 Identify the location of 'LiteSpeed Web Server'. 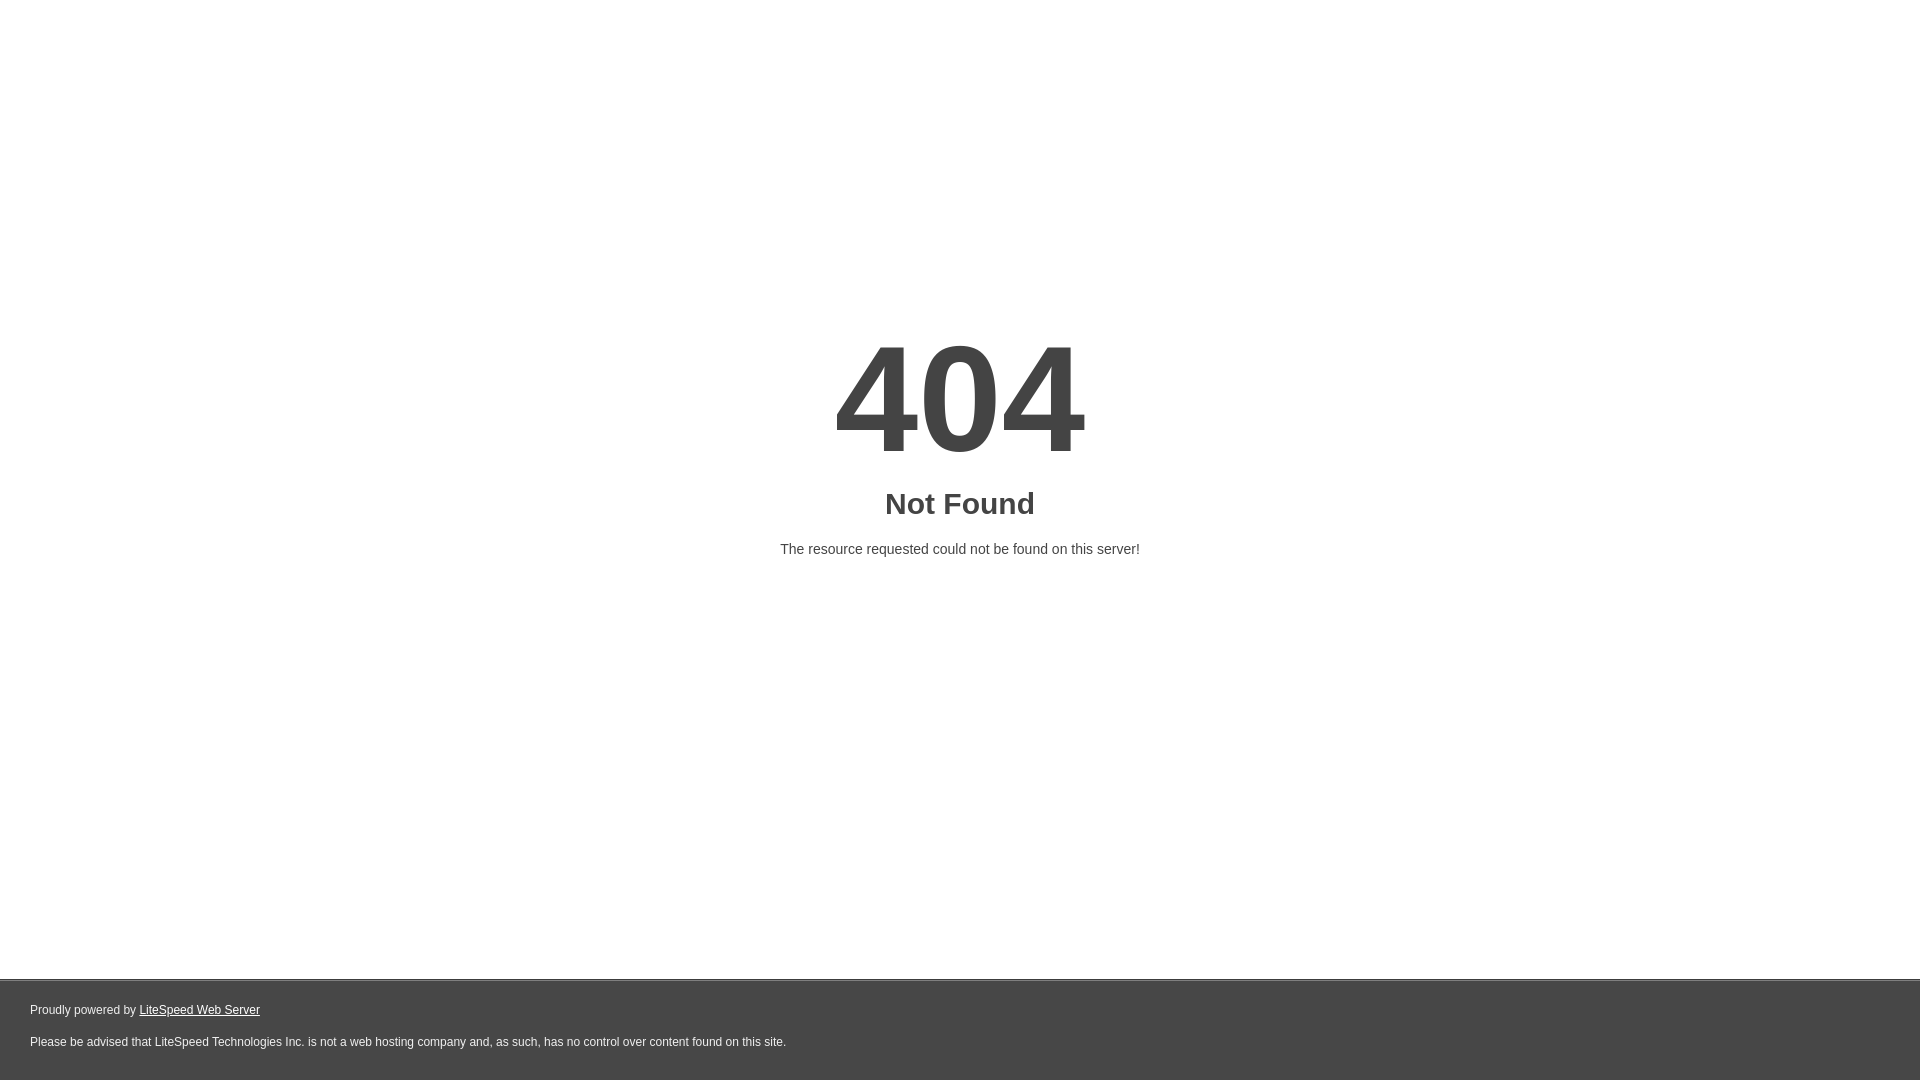
(199, 1010).